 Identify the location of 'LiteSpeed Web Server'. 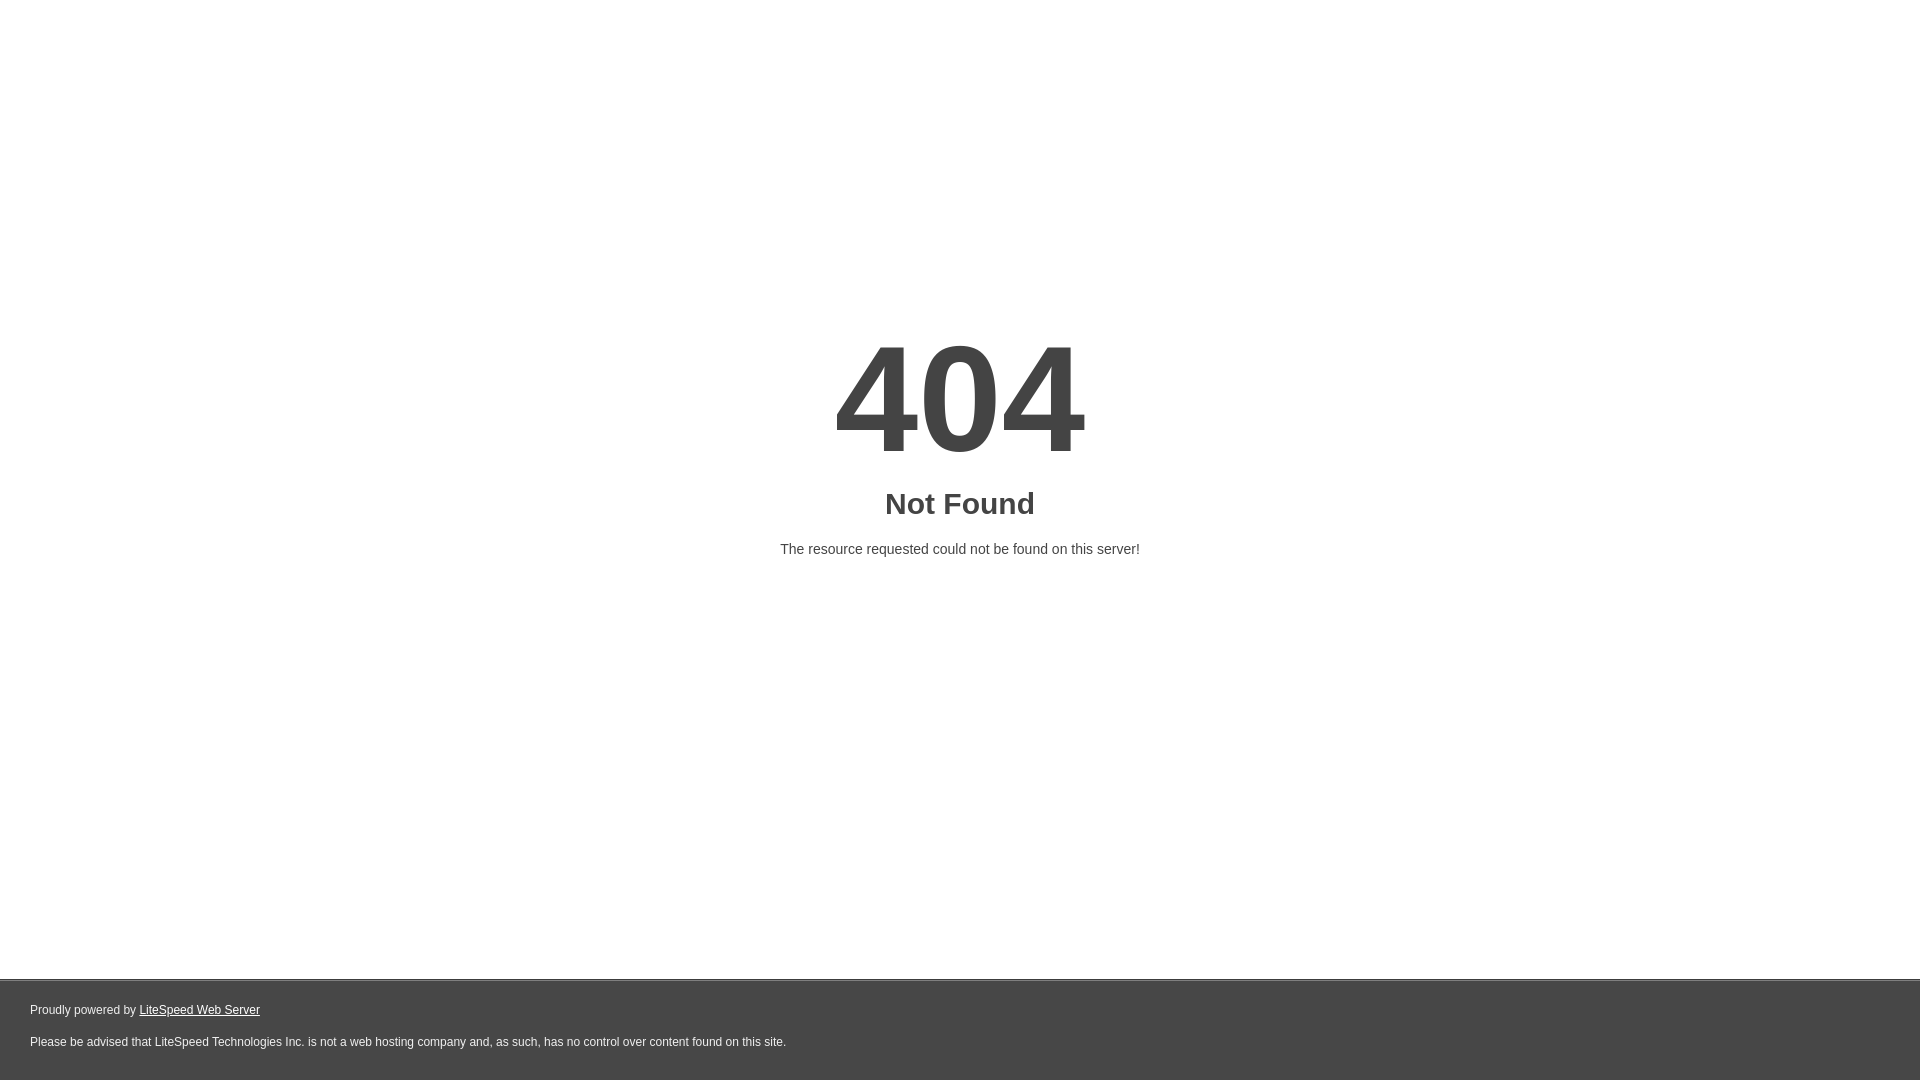
(199, 1010).